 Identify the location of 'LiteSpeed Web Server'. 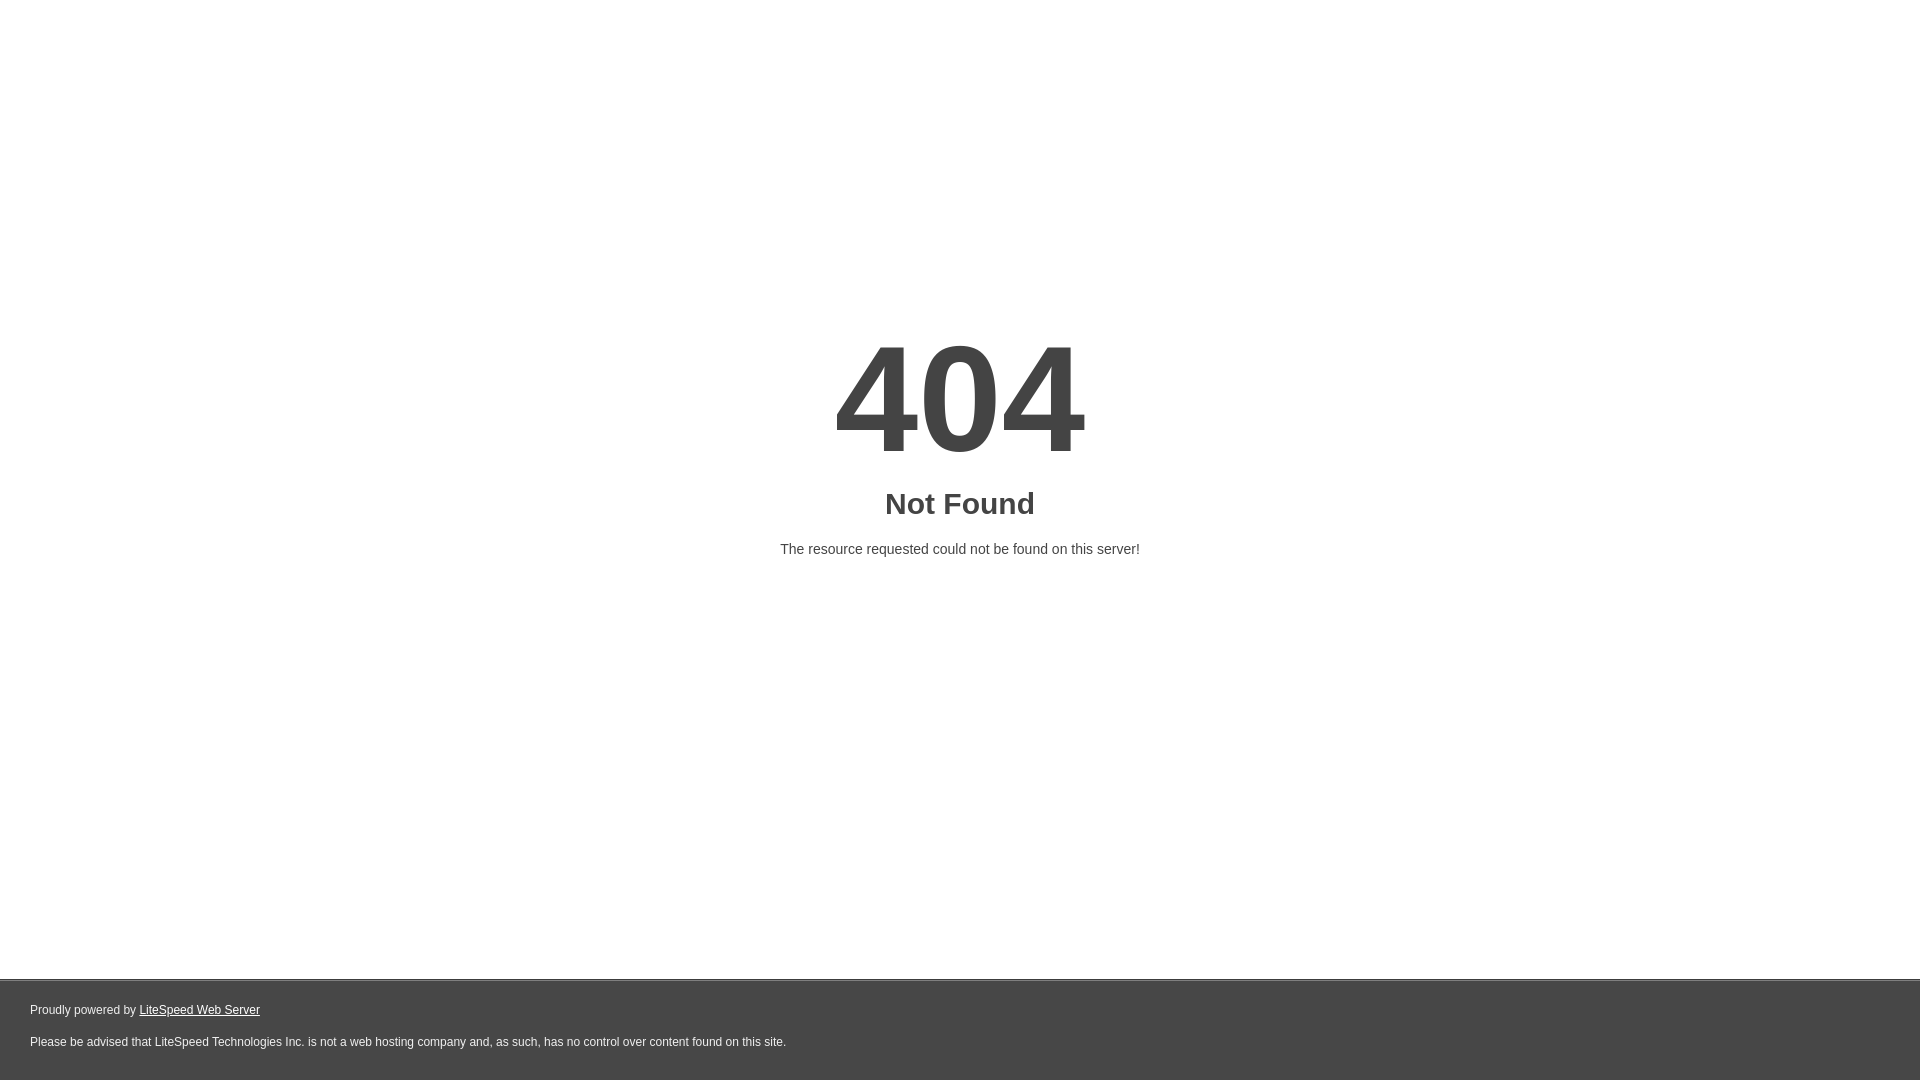
(199, 1010).